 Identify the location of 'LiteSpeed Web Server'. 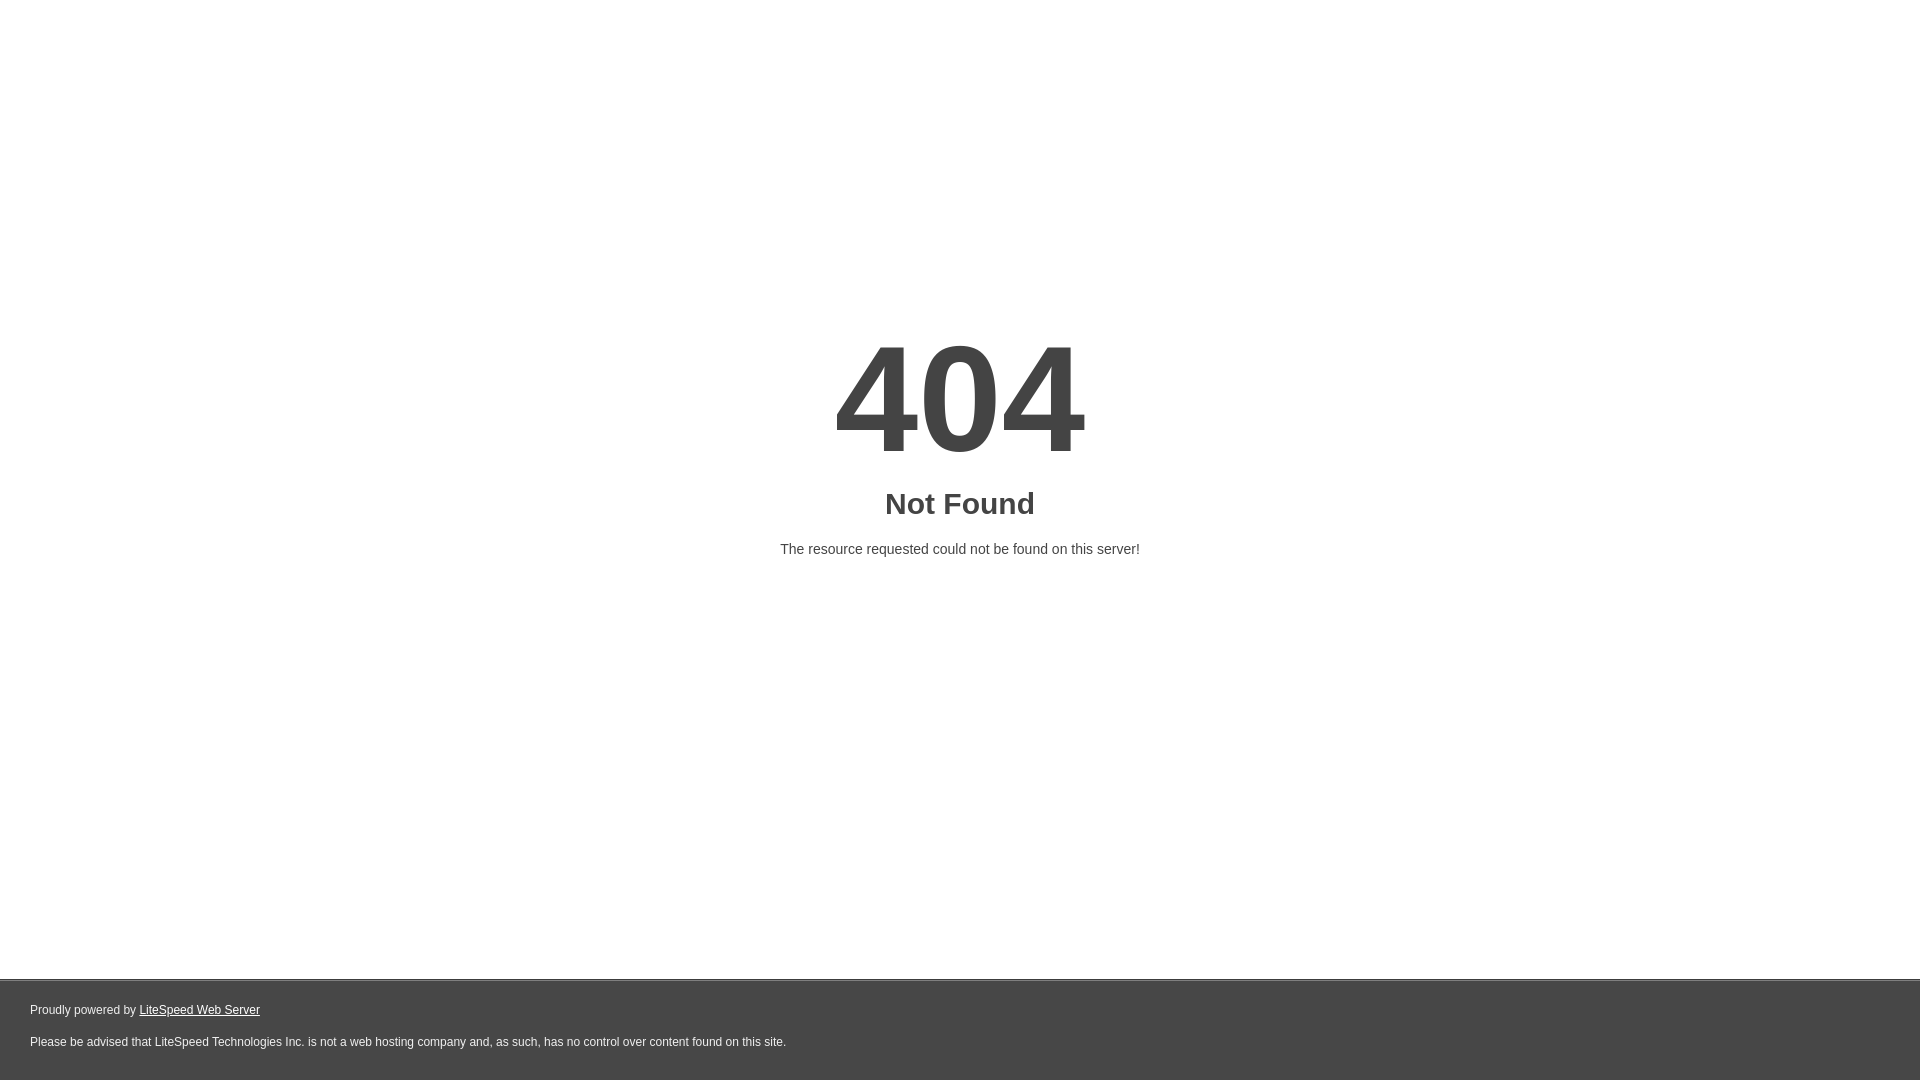
(199, 1010).